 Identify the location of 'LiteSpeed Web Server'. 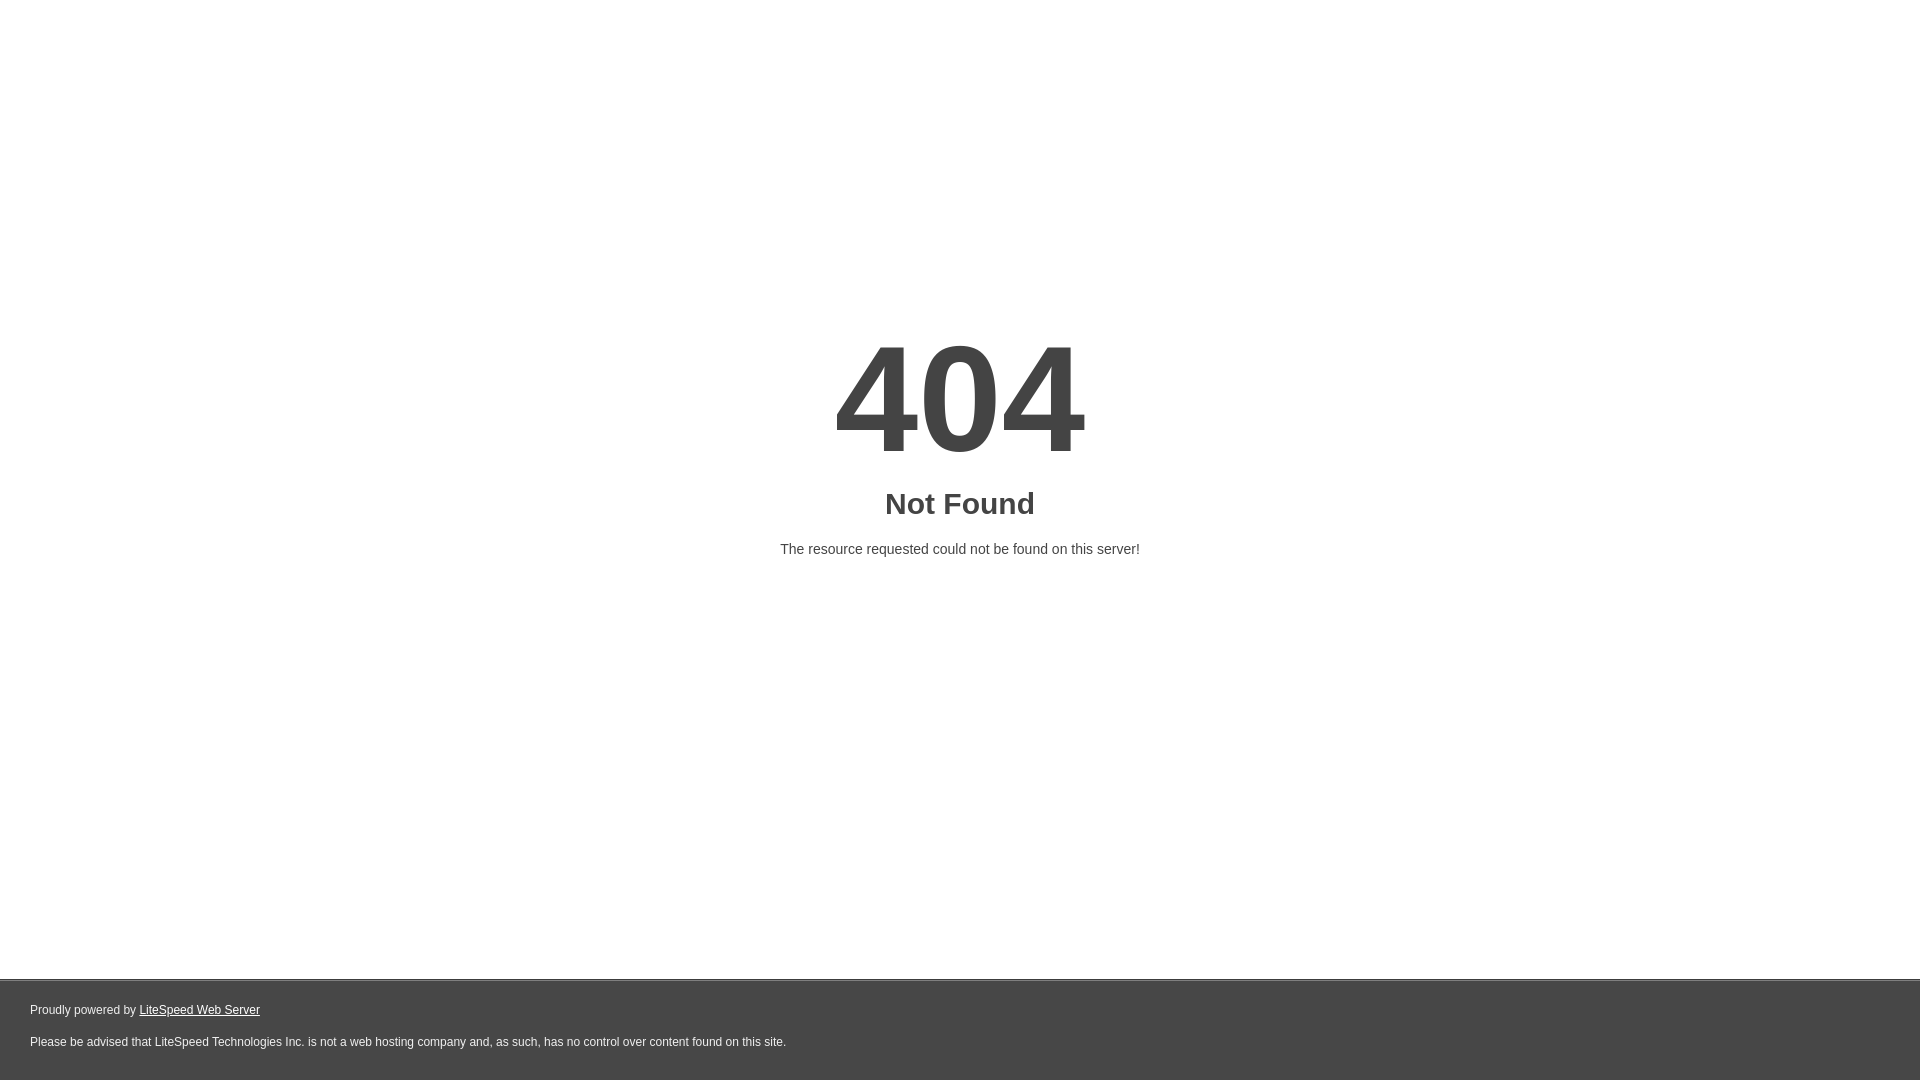
(199, 1010).